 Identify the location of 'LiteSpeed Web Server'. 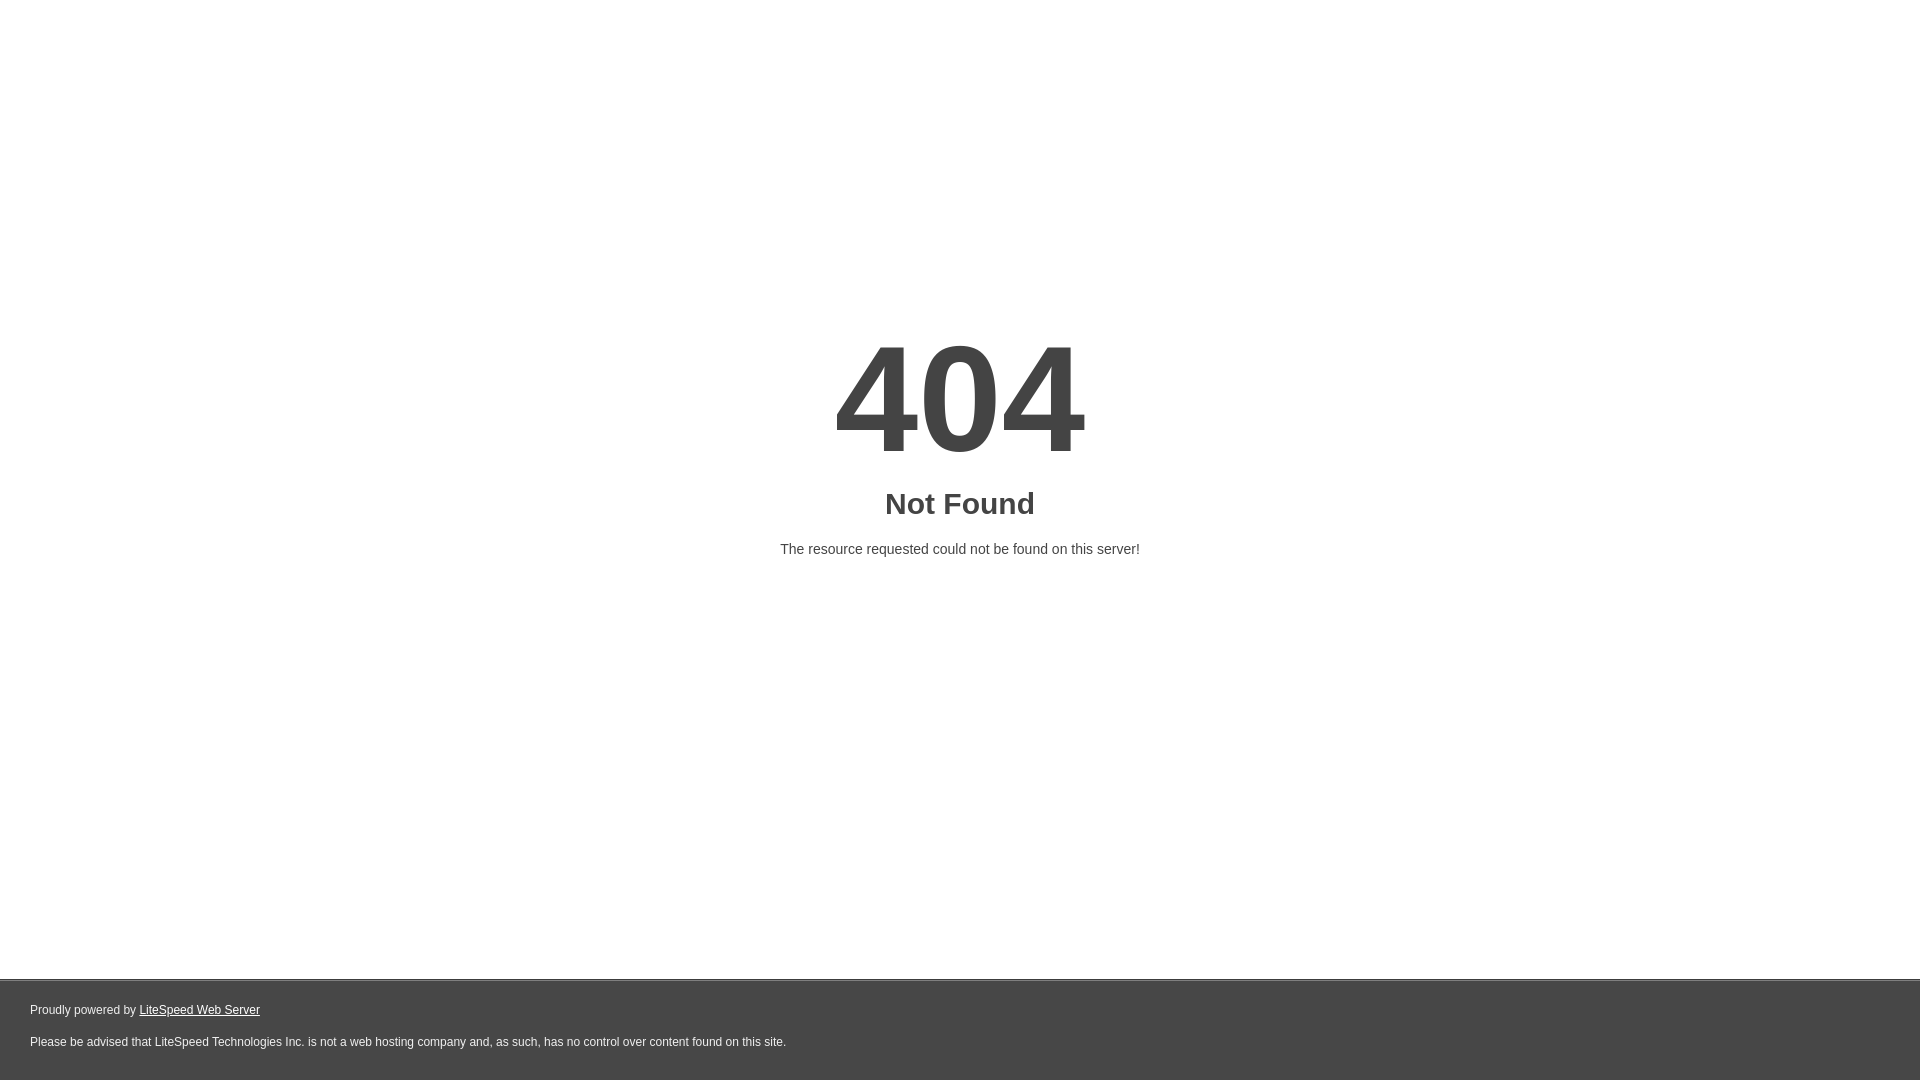
(199, 1010).